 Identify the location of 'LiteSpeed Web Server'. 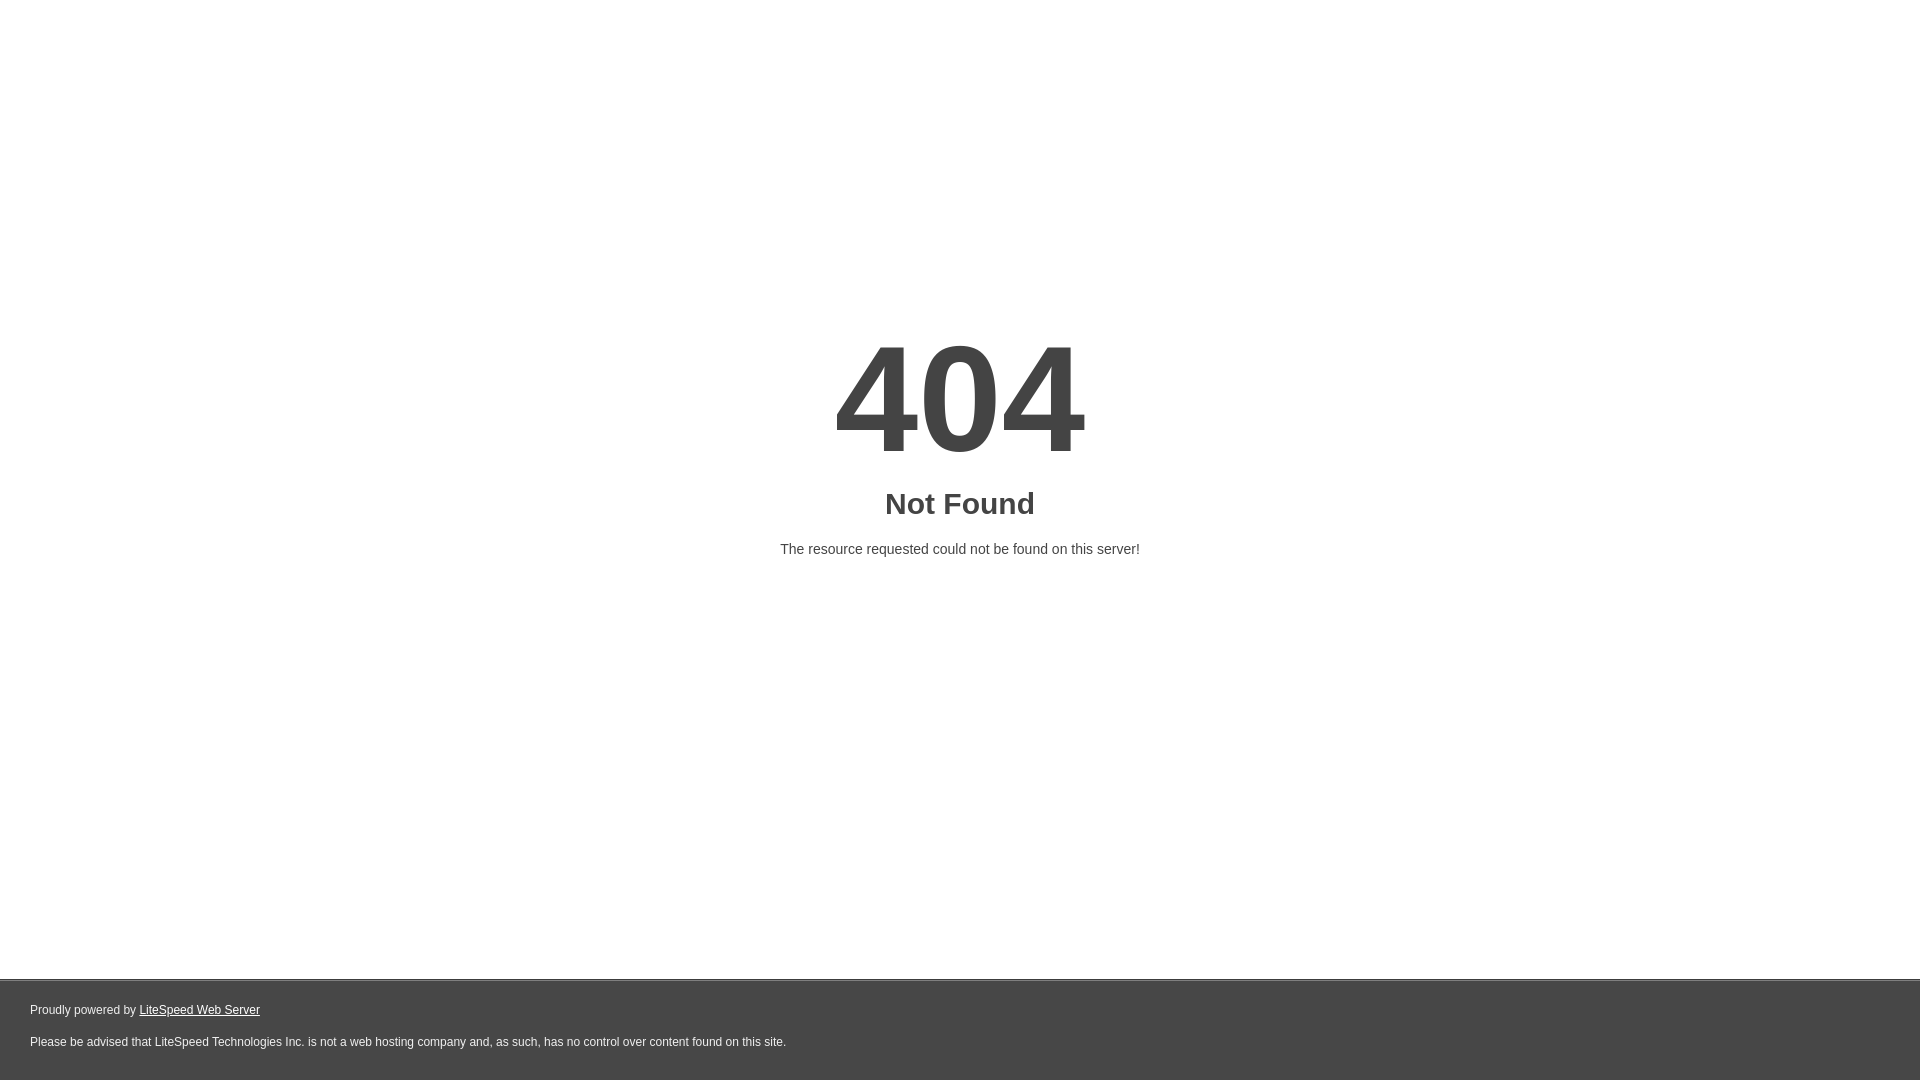
(199, 1010).